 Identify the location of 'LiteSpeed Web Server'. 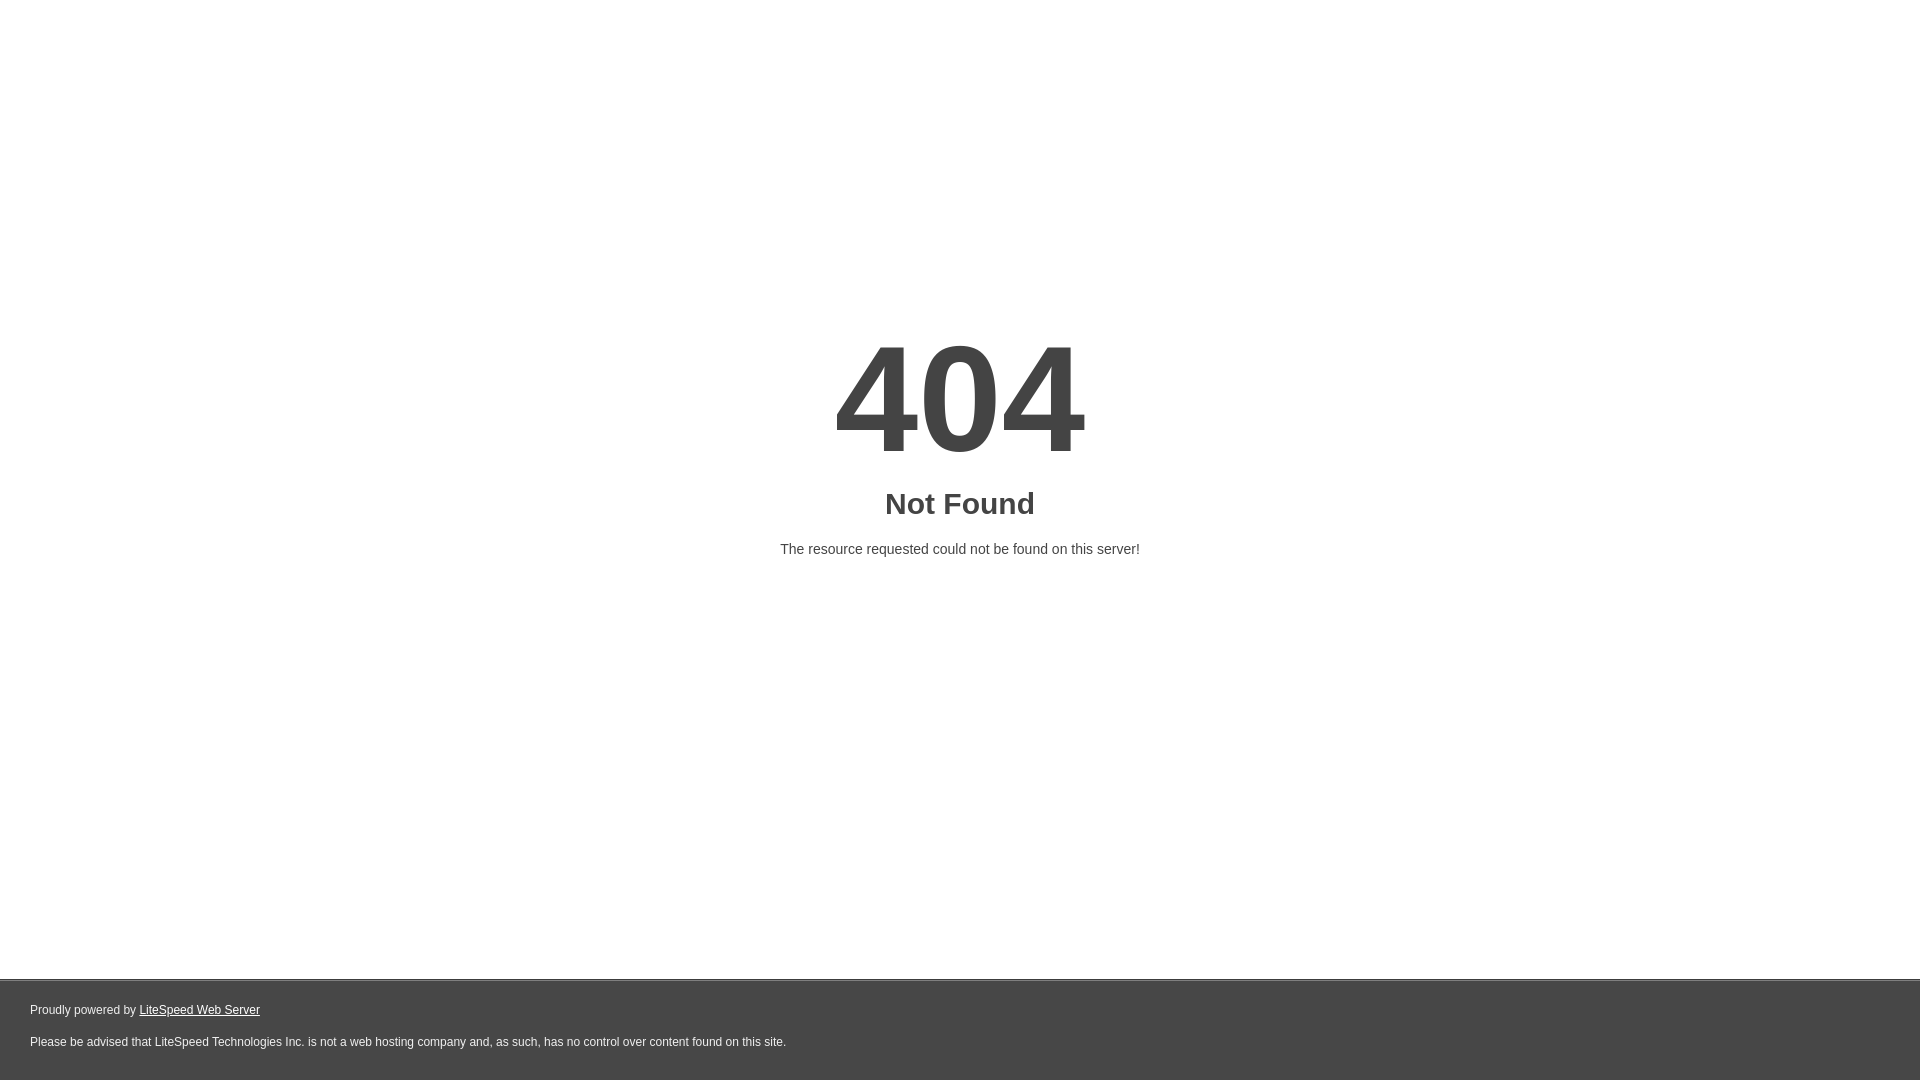
(199, 1010).